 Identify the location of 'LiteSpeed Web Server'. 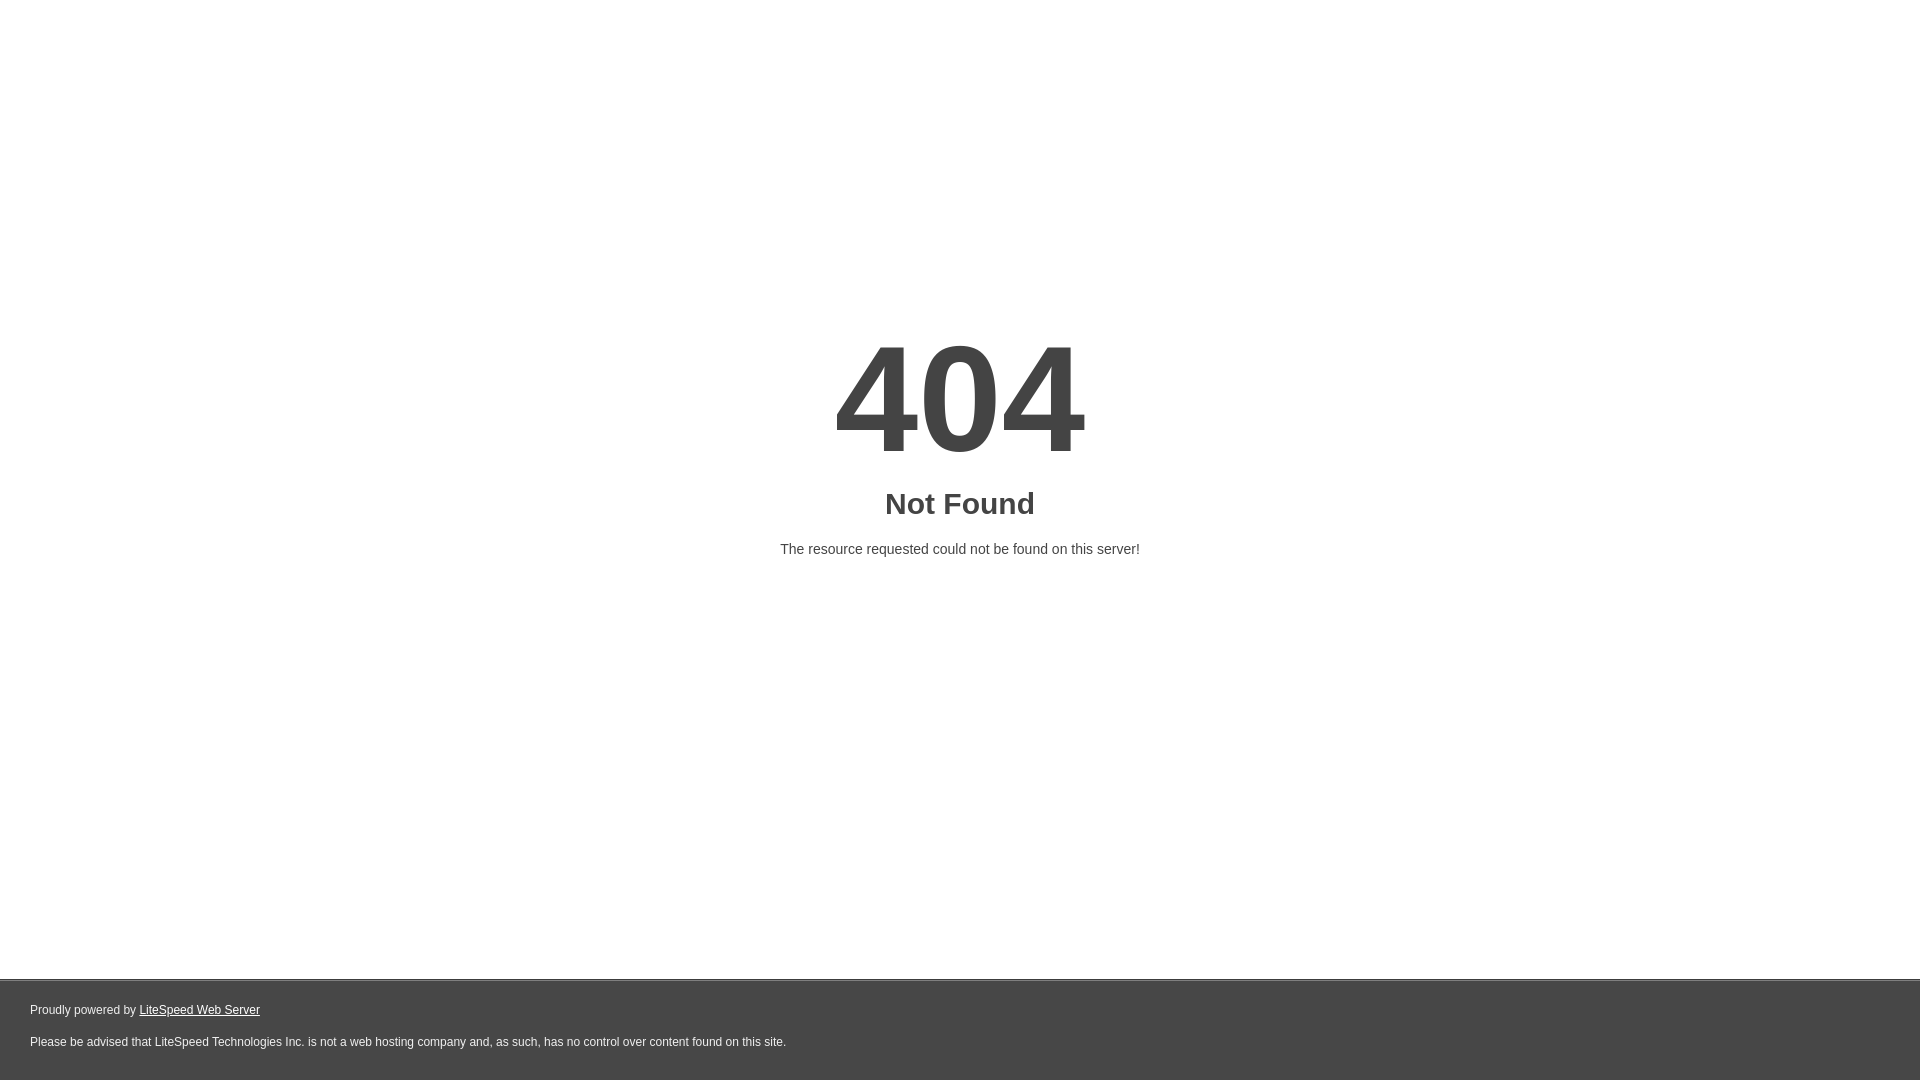
(199, 1010).